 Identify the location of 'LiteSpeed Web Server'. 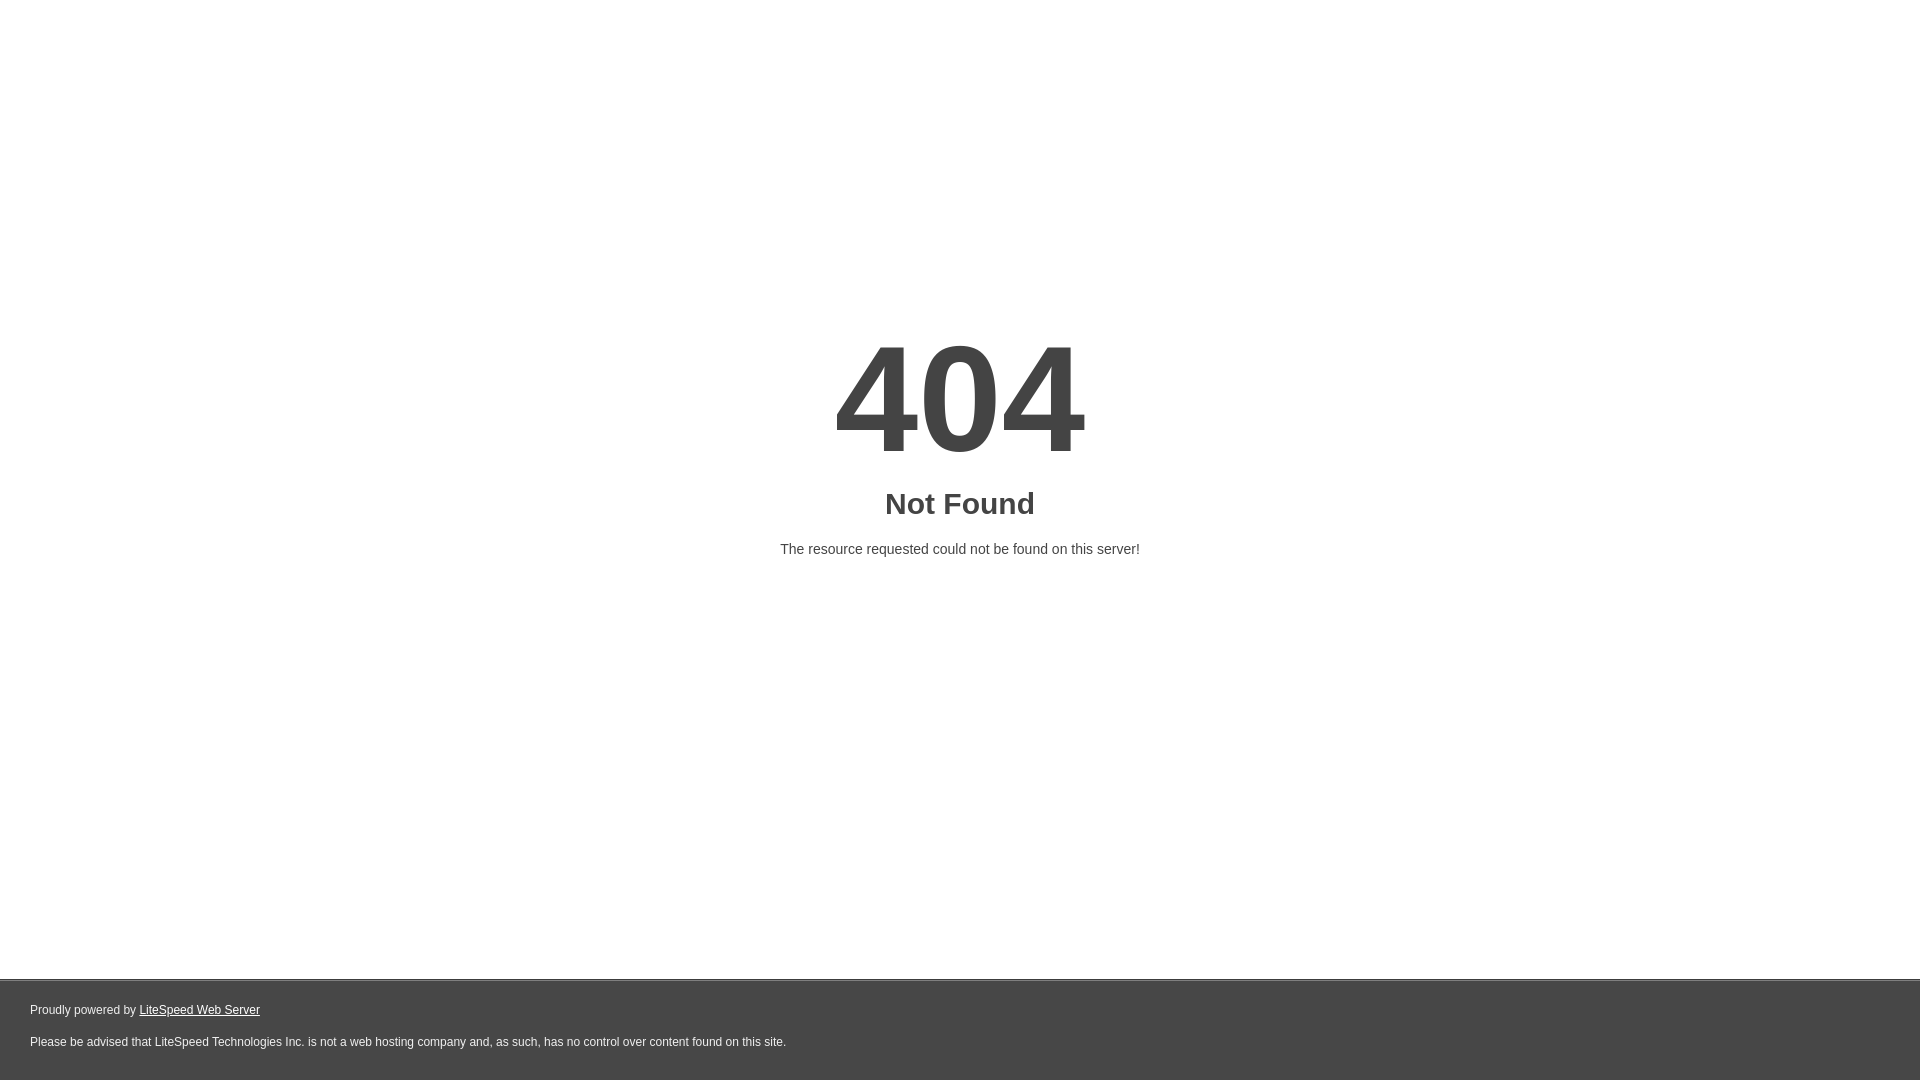
(199, 1010).